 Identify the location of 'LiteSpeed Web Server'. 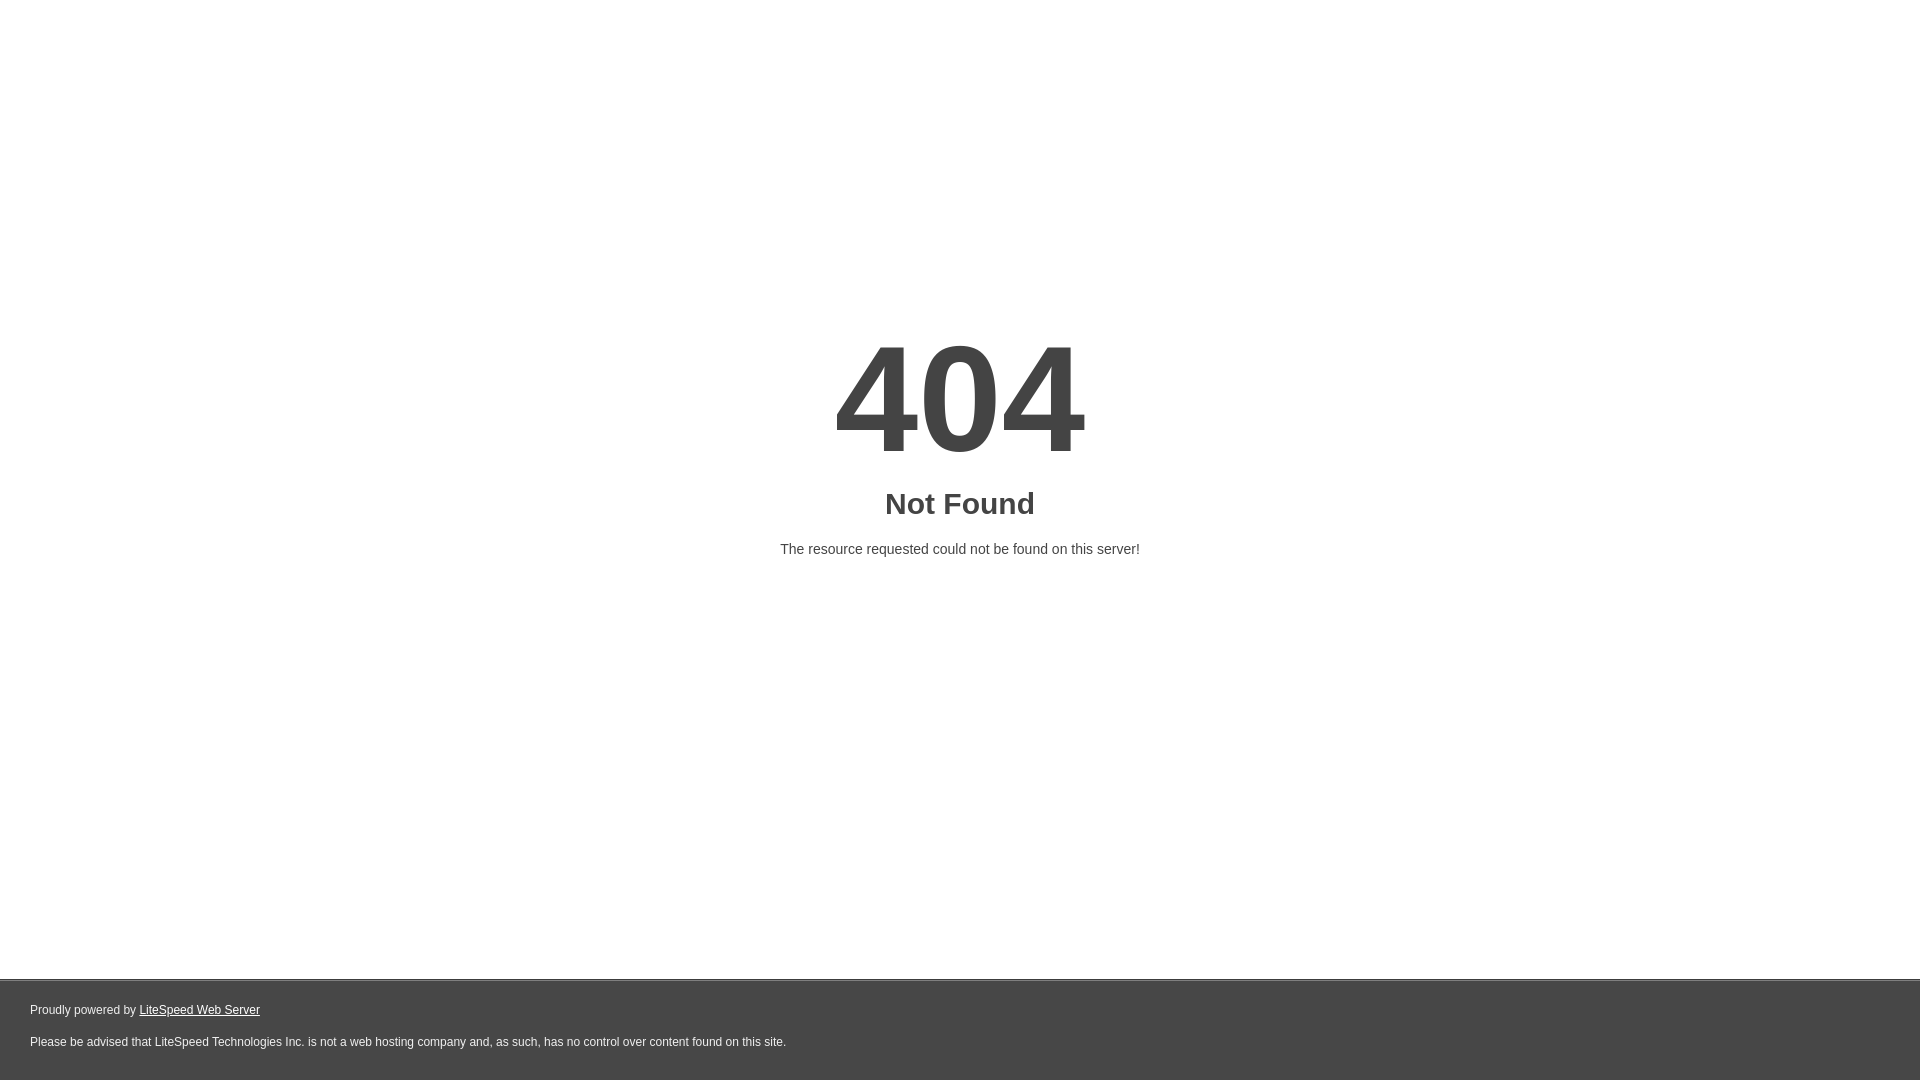
(199, 1010).